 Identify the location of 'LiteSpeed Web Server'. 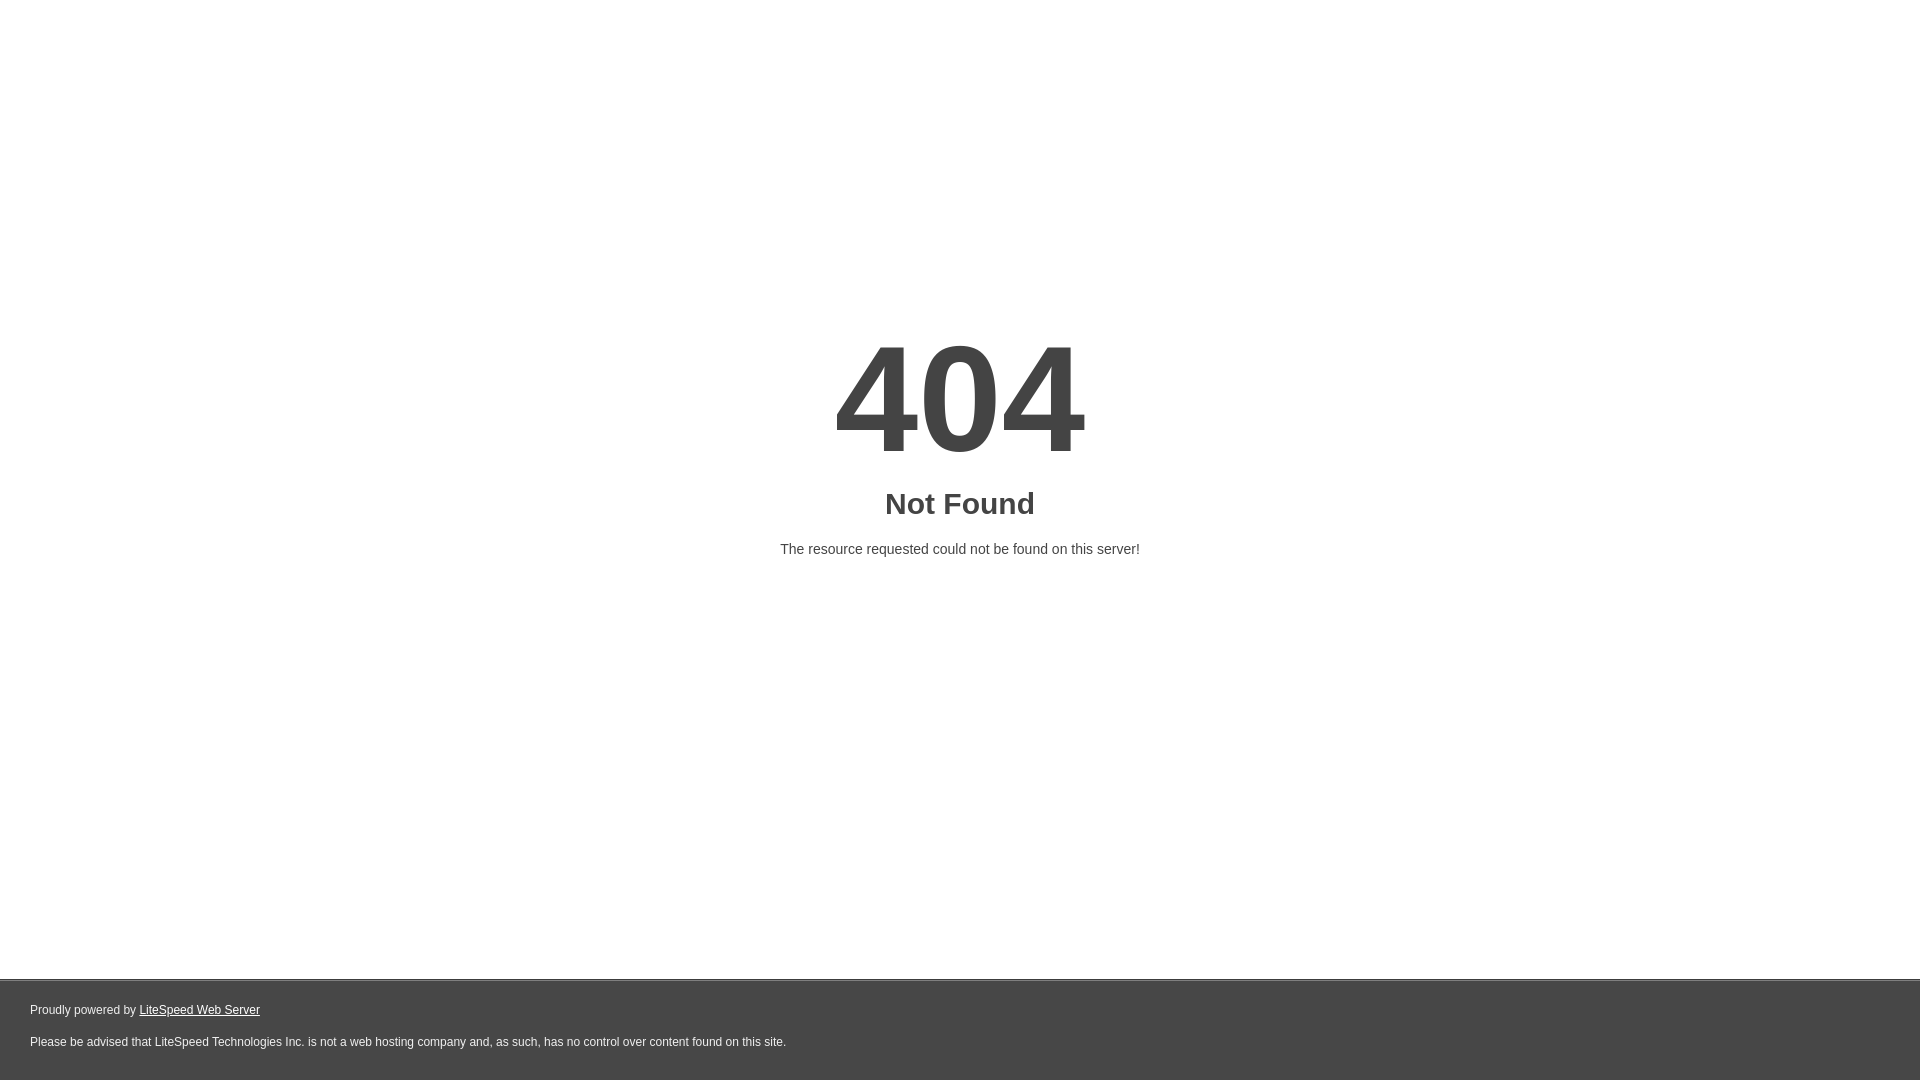
(199, 1010).